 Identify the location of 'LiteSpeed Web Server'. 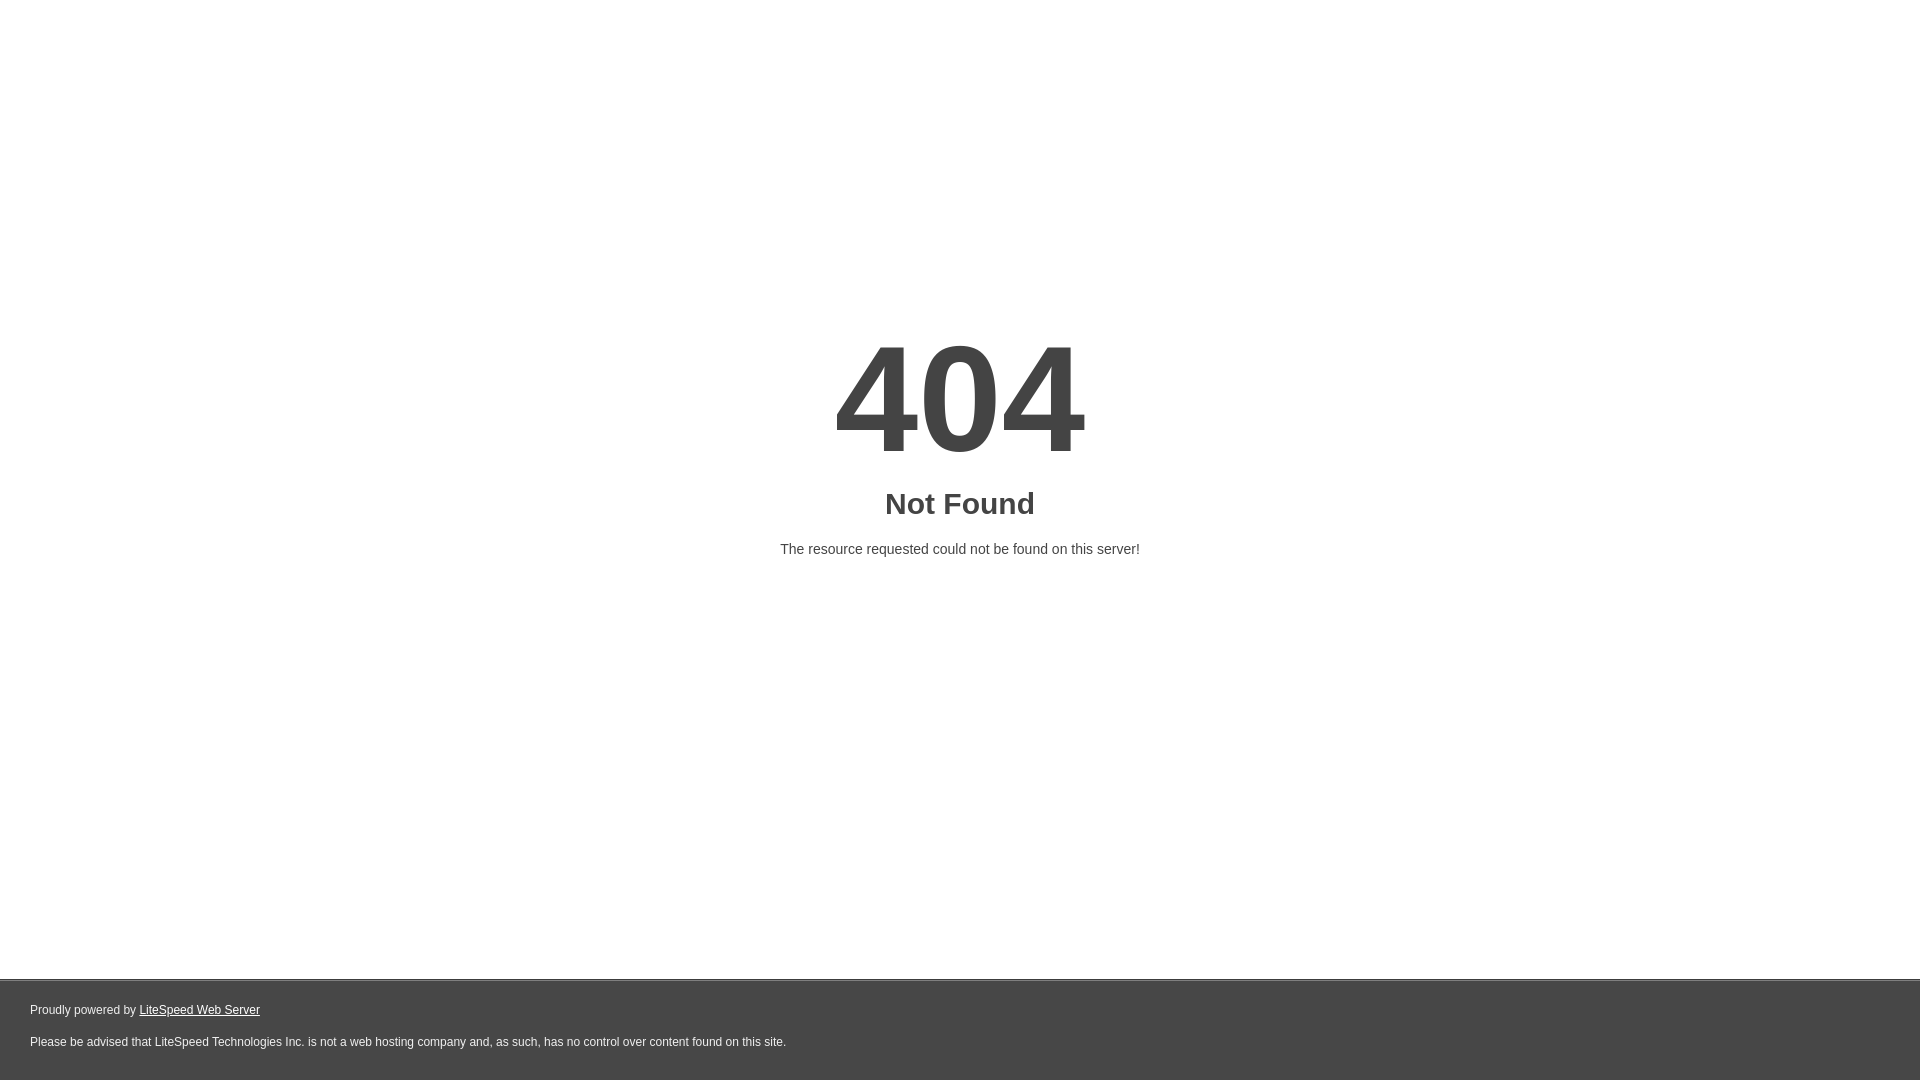
(199, 1010).